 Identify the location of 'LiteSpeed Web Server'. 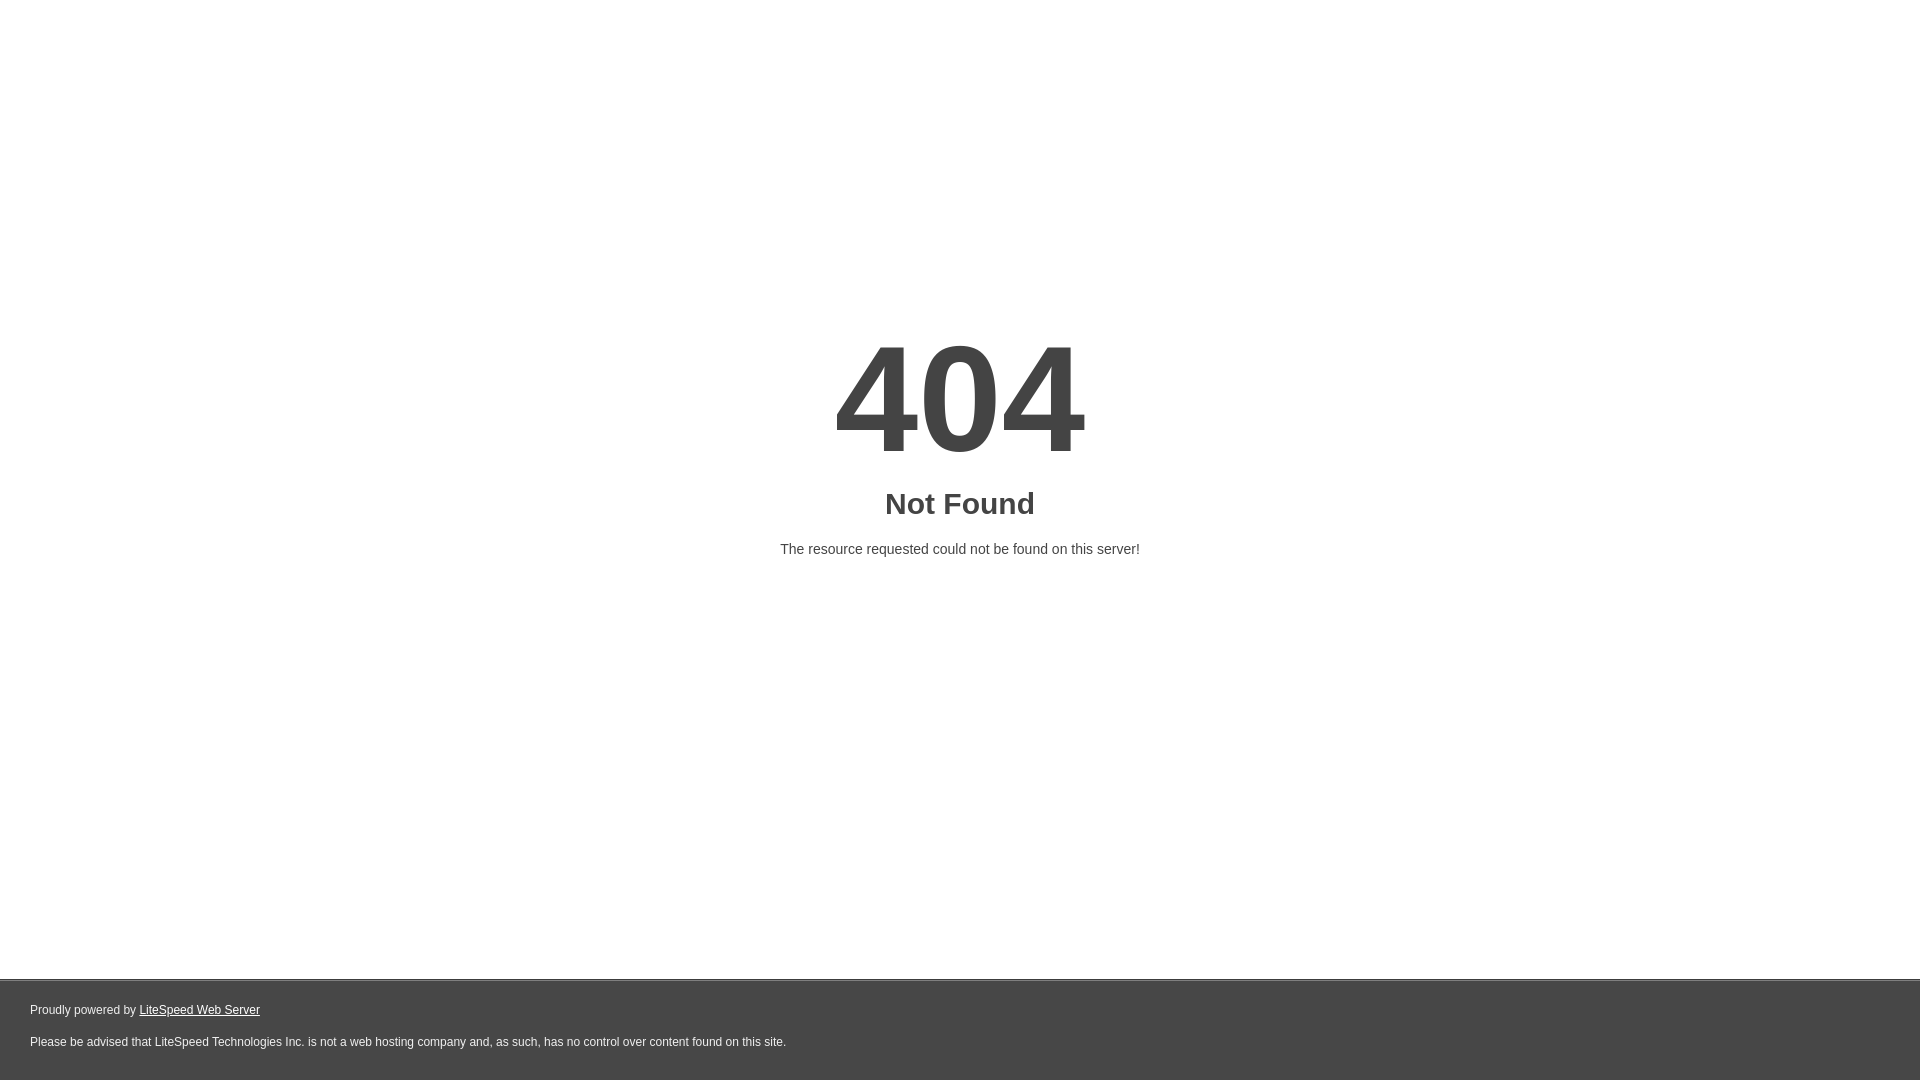
(199, 1010).